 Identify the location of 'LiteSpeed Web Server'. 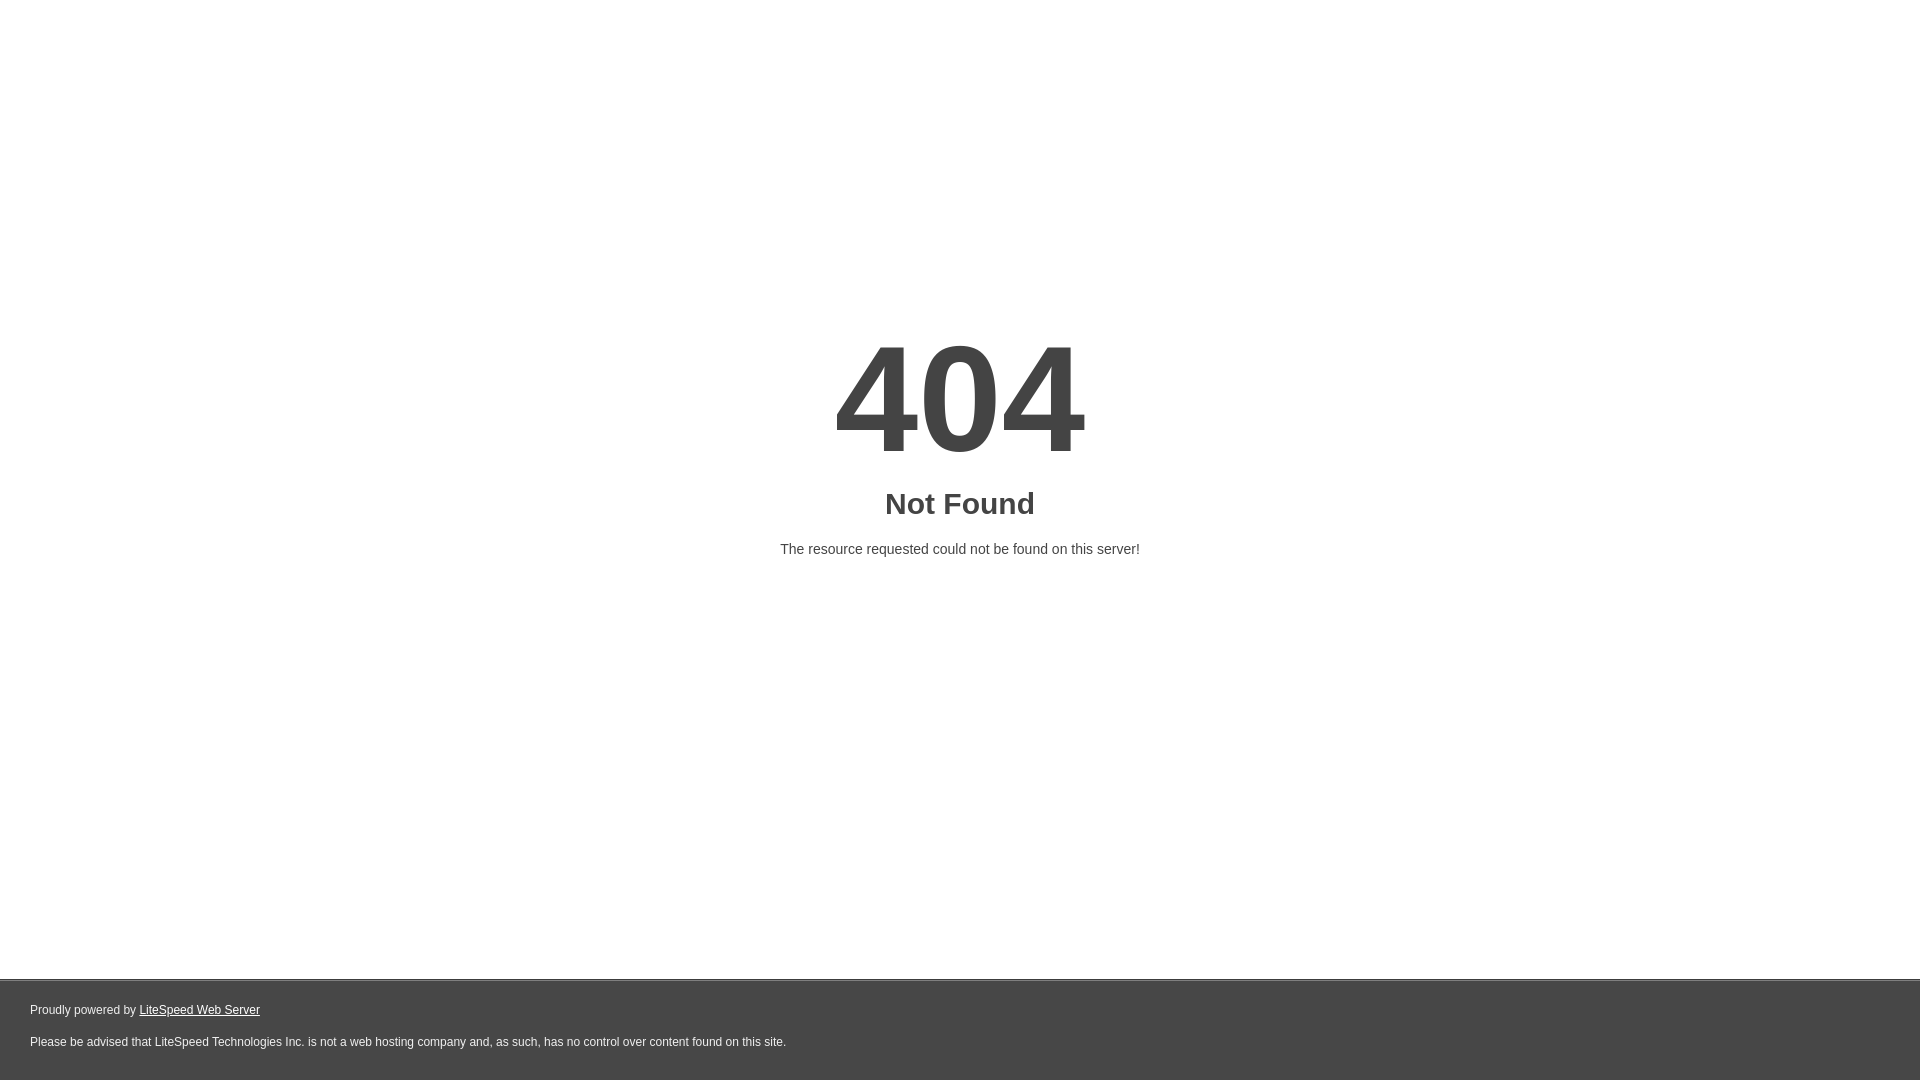
(199, 1010).